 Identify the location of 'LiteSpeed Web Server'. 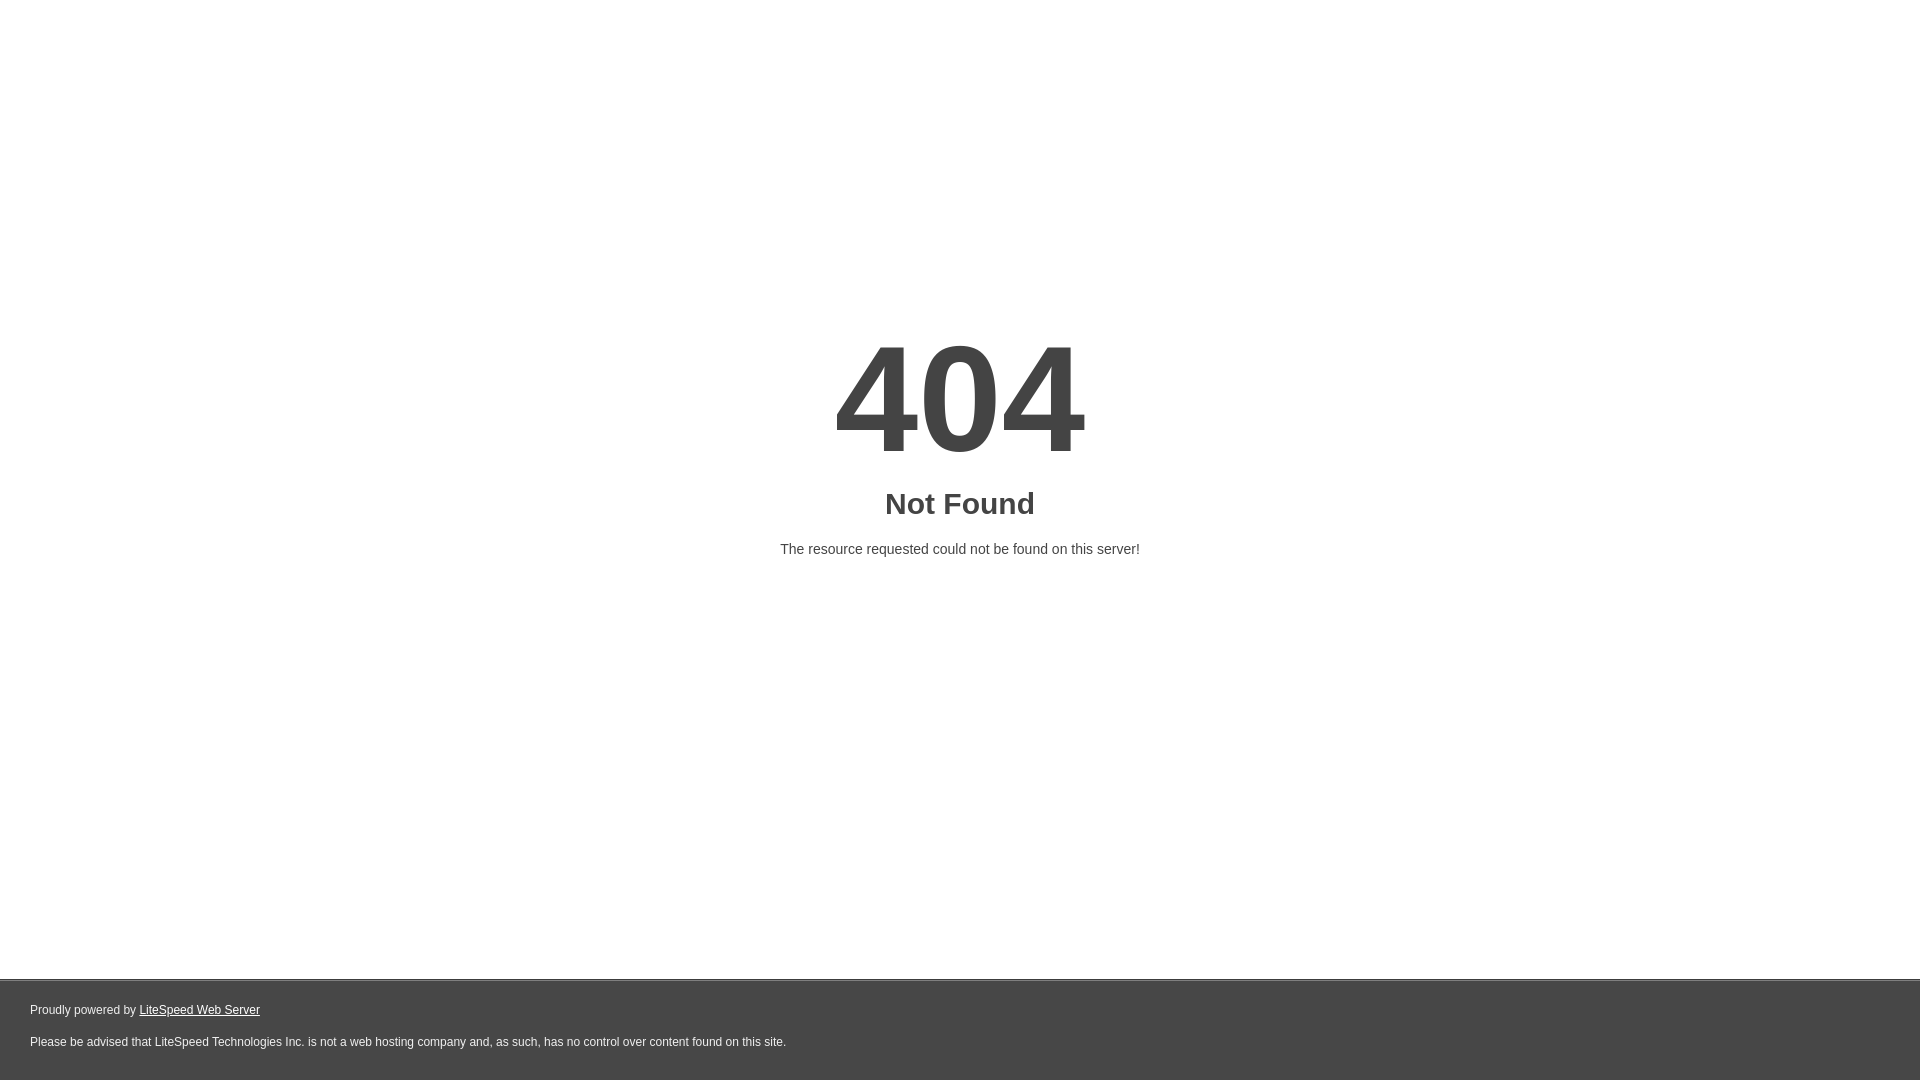
(199, 1010).